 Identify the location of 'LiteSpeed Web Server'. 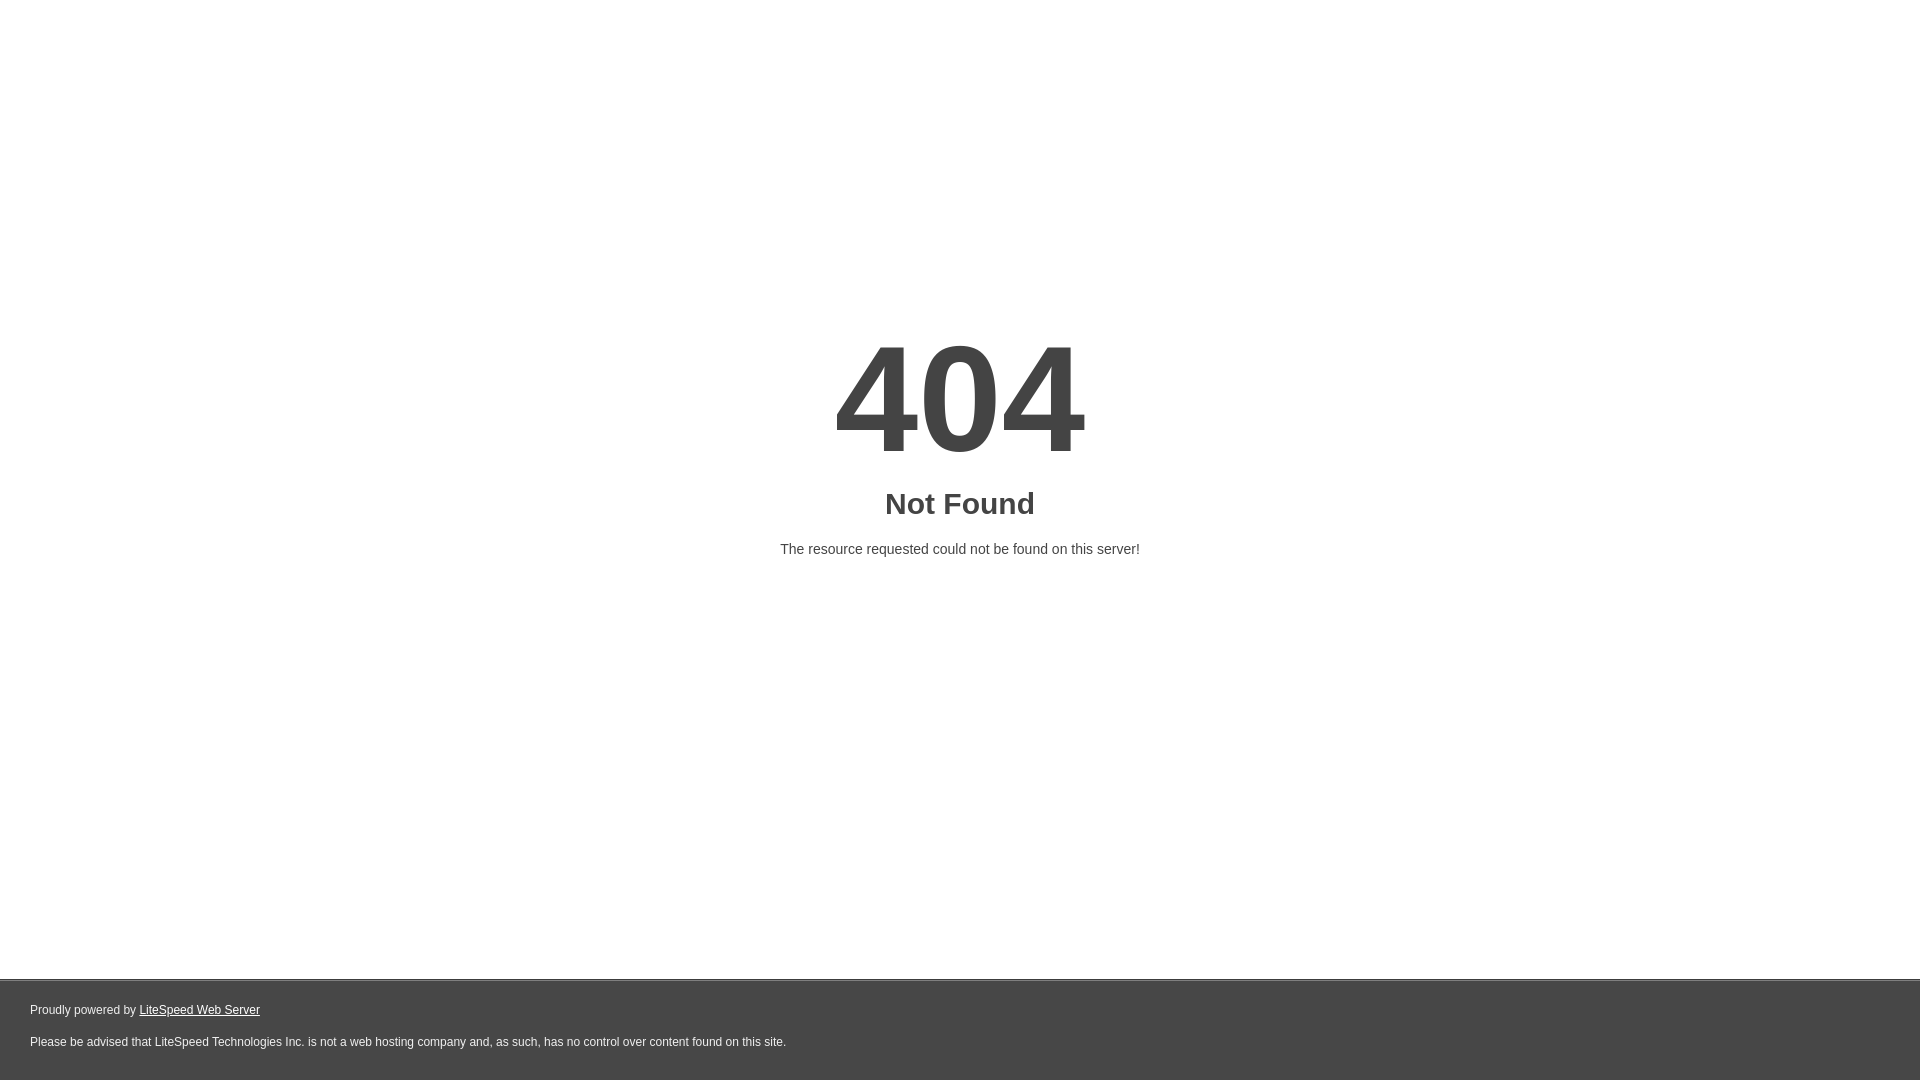
(199, 1010).